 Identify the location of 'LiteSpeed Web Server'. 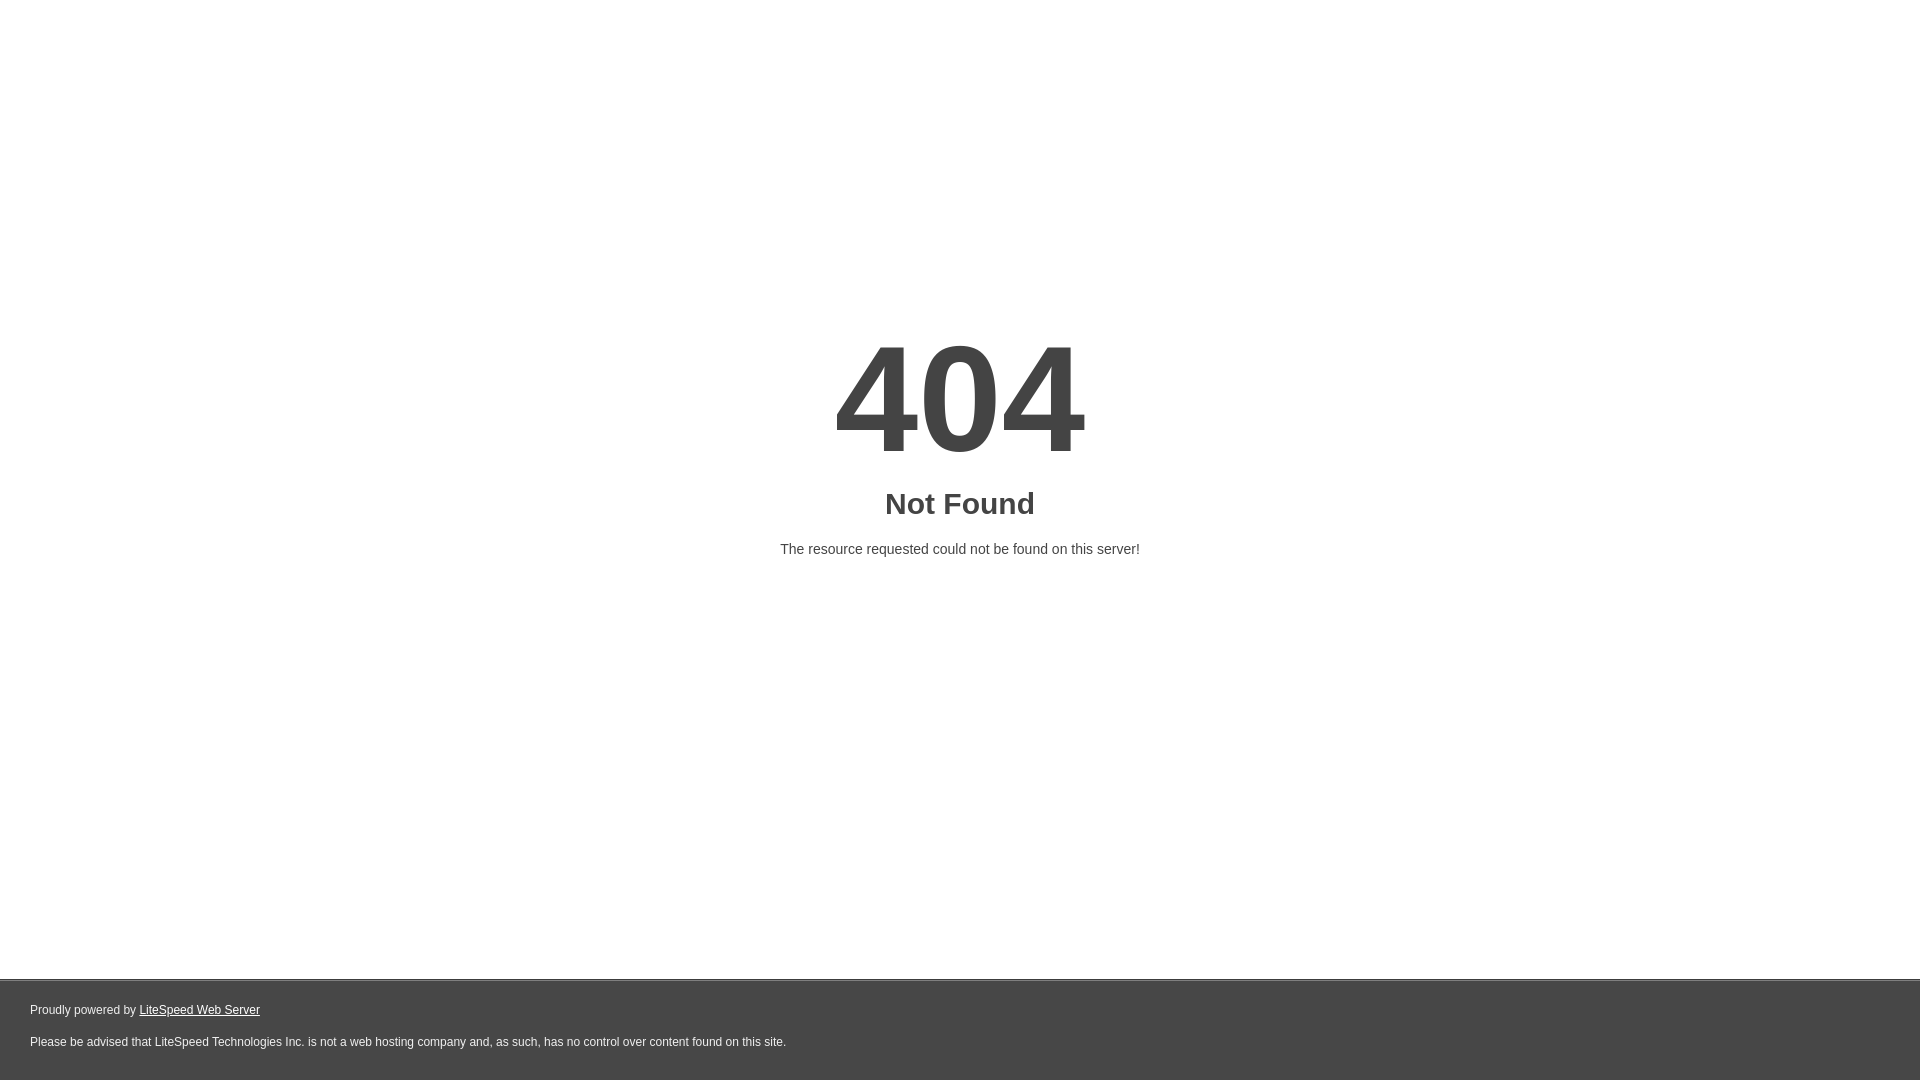
(199, 1010).